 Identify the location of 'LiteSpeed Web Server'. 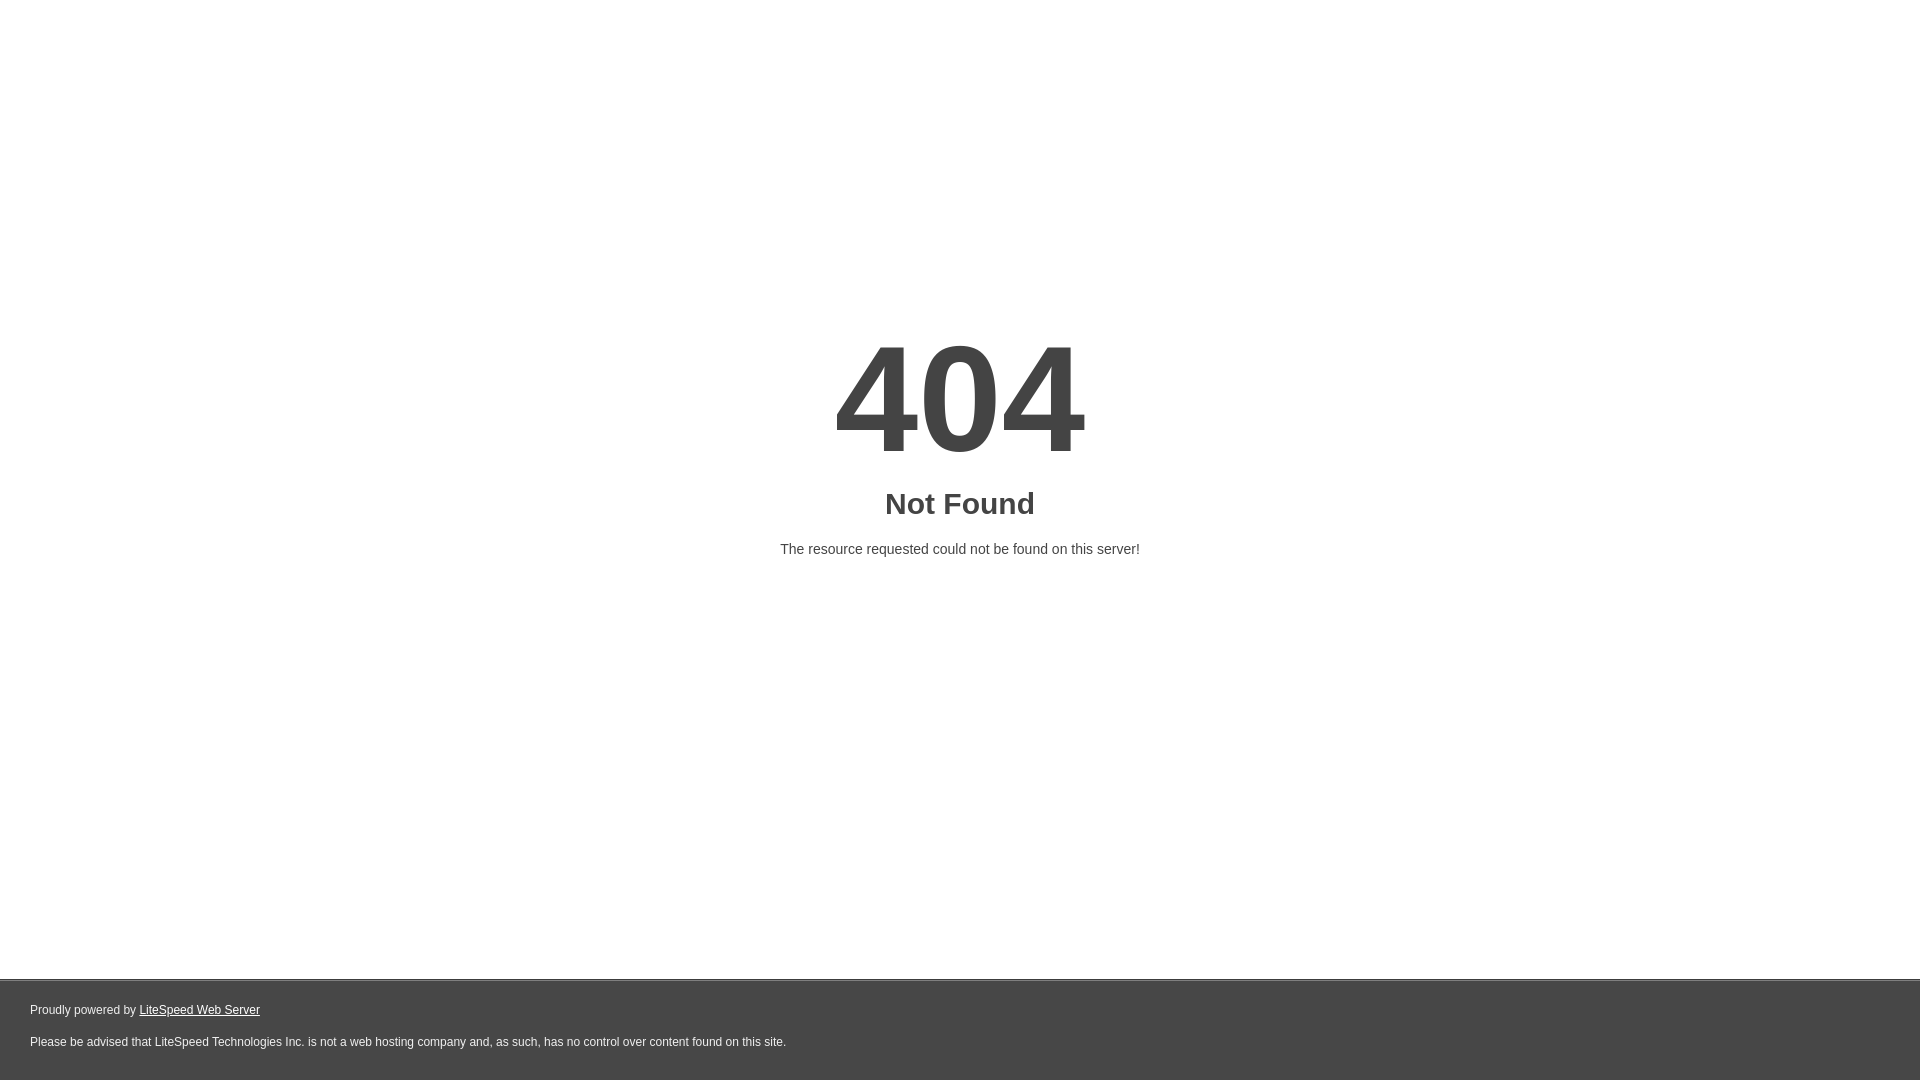
(199, 1010).